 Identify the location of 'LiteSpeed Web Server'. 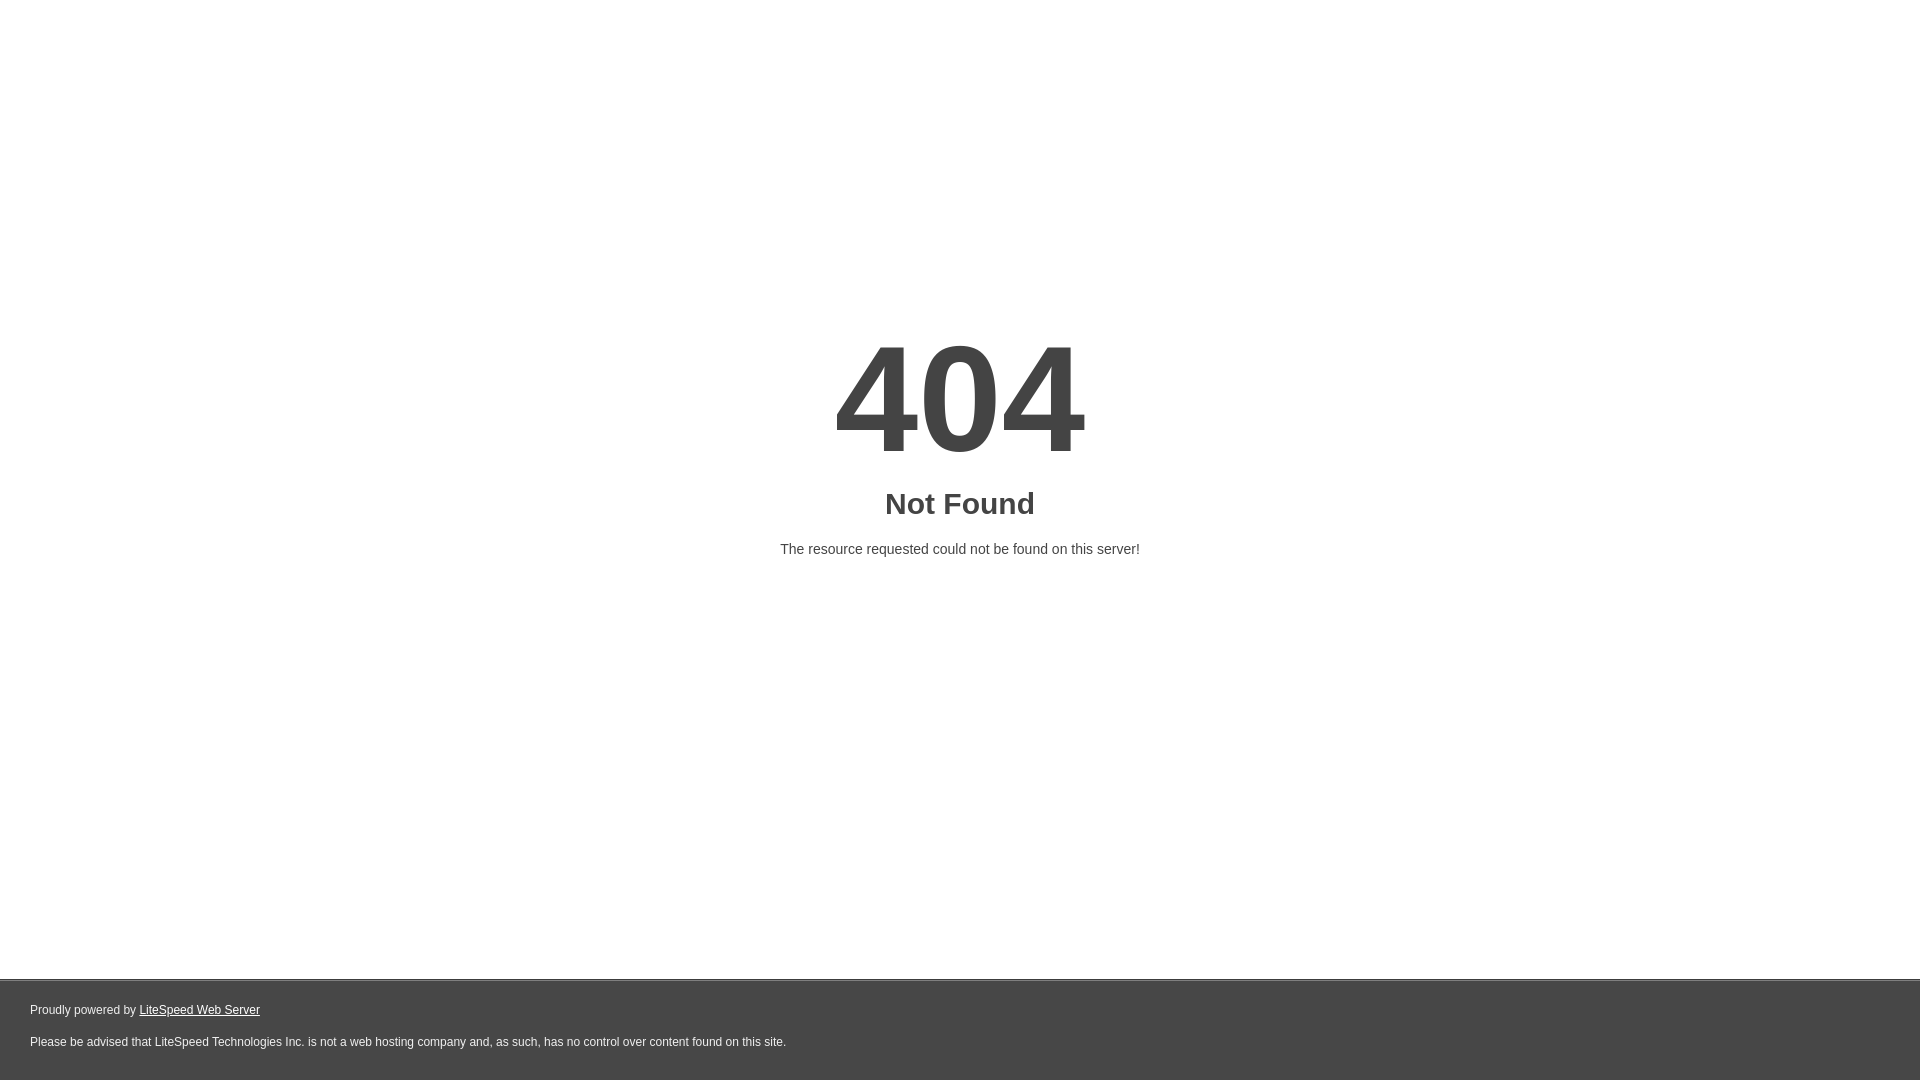
(199, 1010).